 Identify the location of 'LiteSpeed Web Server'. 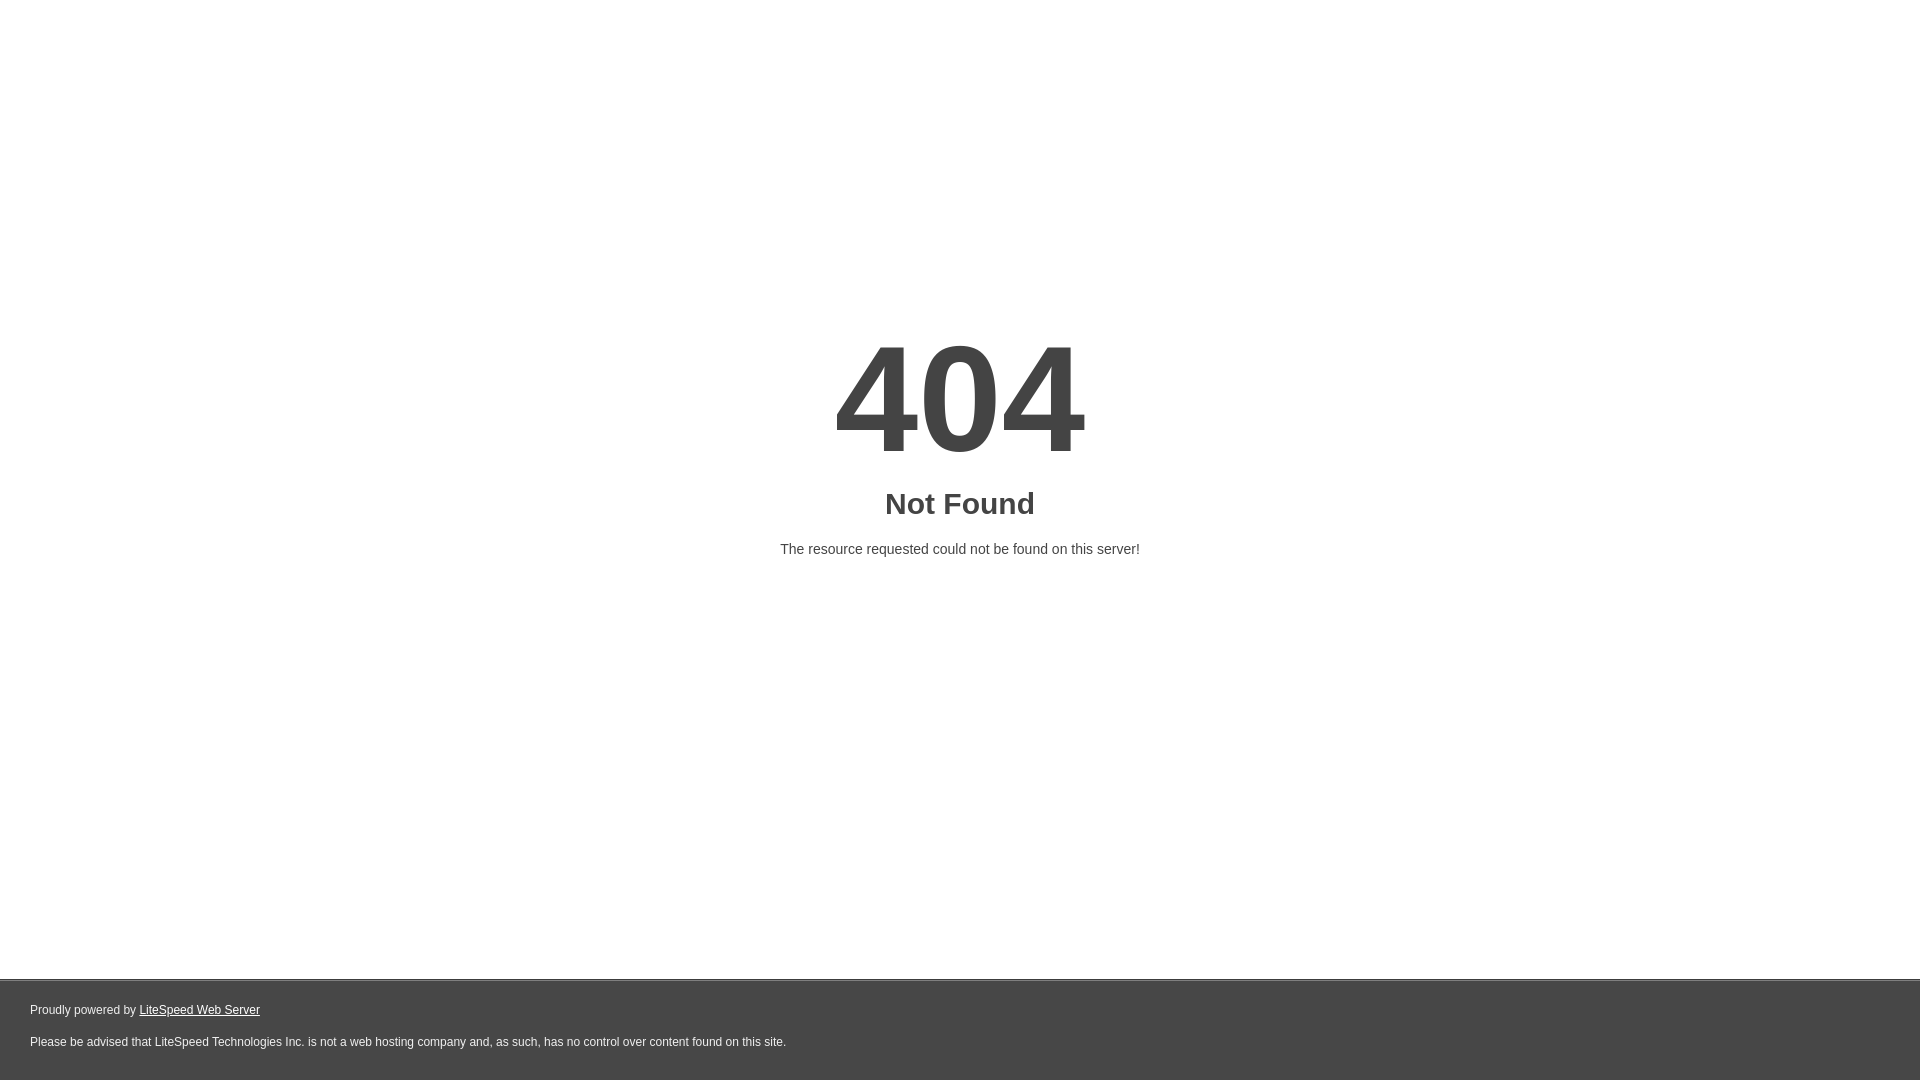
(199, 1010).